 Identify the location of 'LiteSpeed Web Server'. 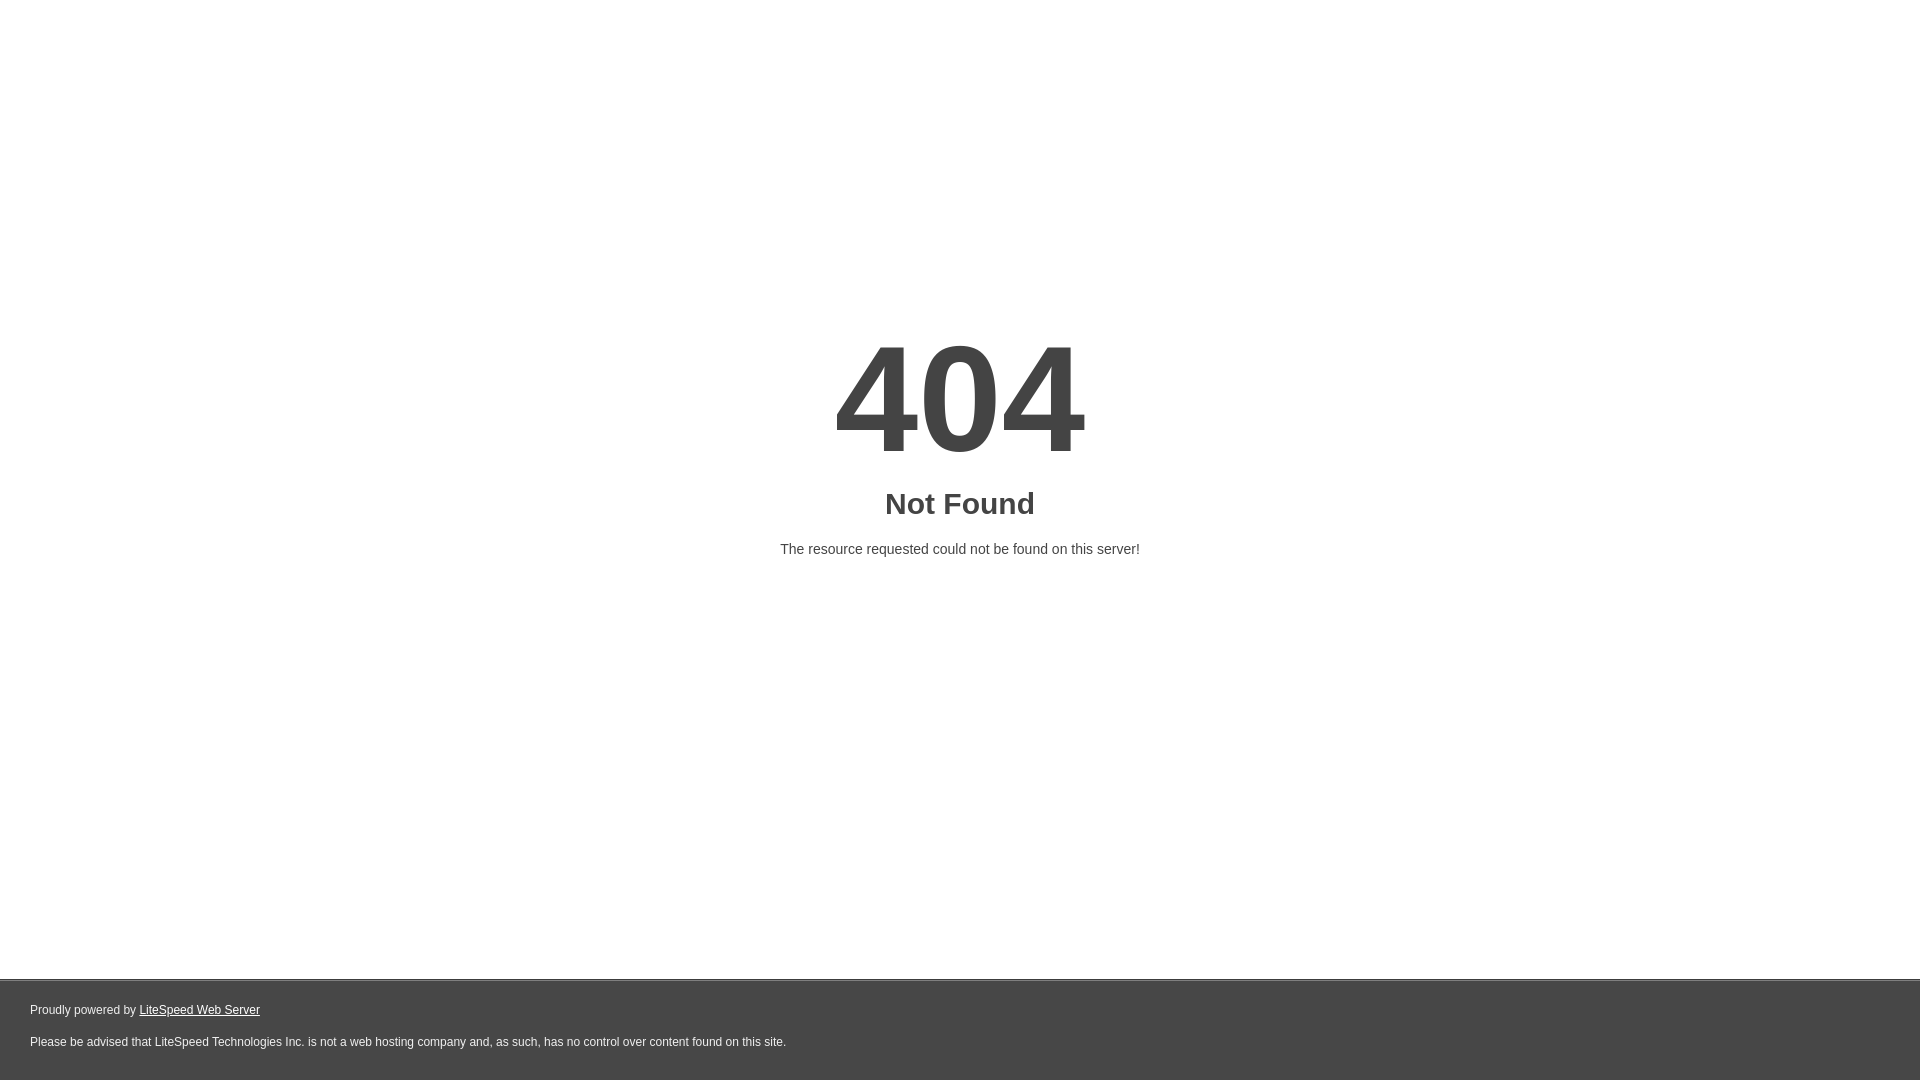
(199, 1010).